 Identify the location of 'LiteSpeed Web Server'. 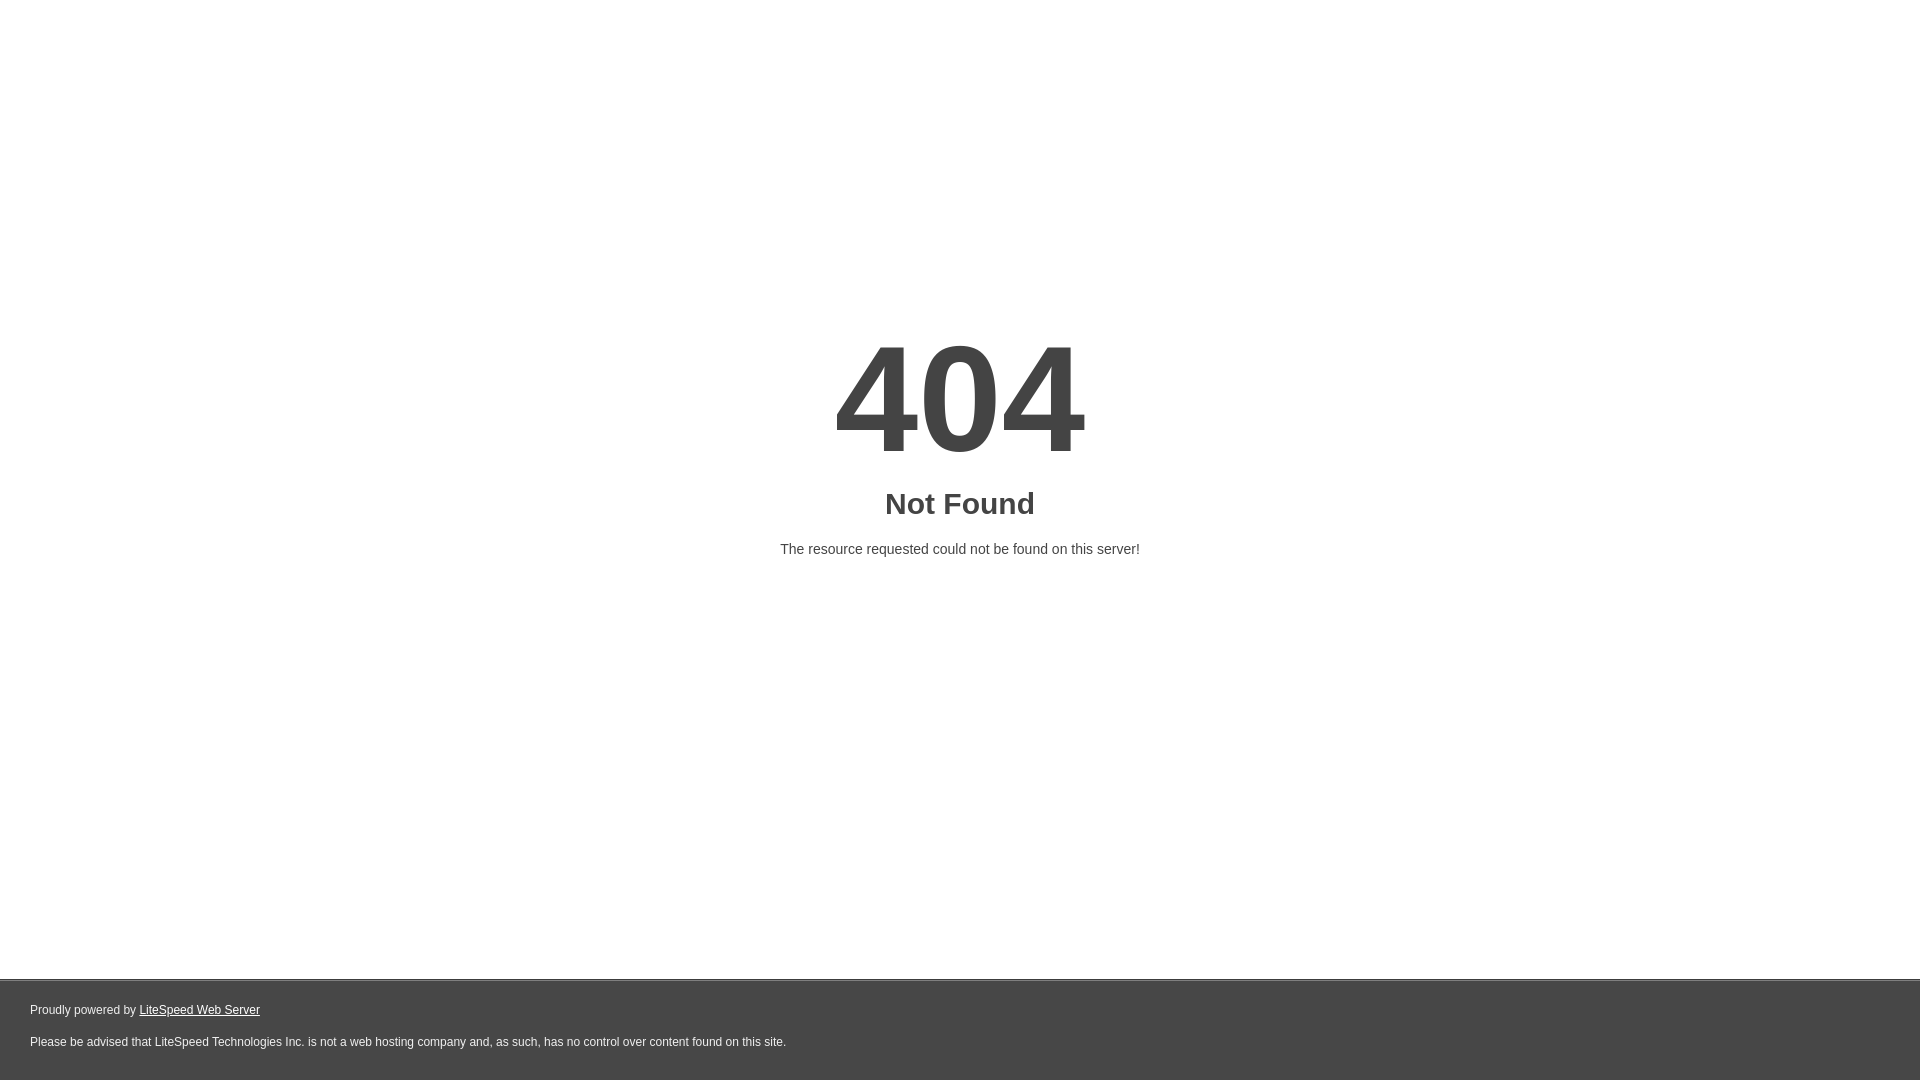
(199, 1010).